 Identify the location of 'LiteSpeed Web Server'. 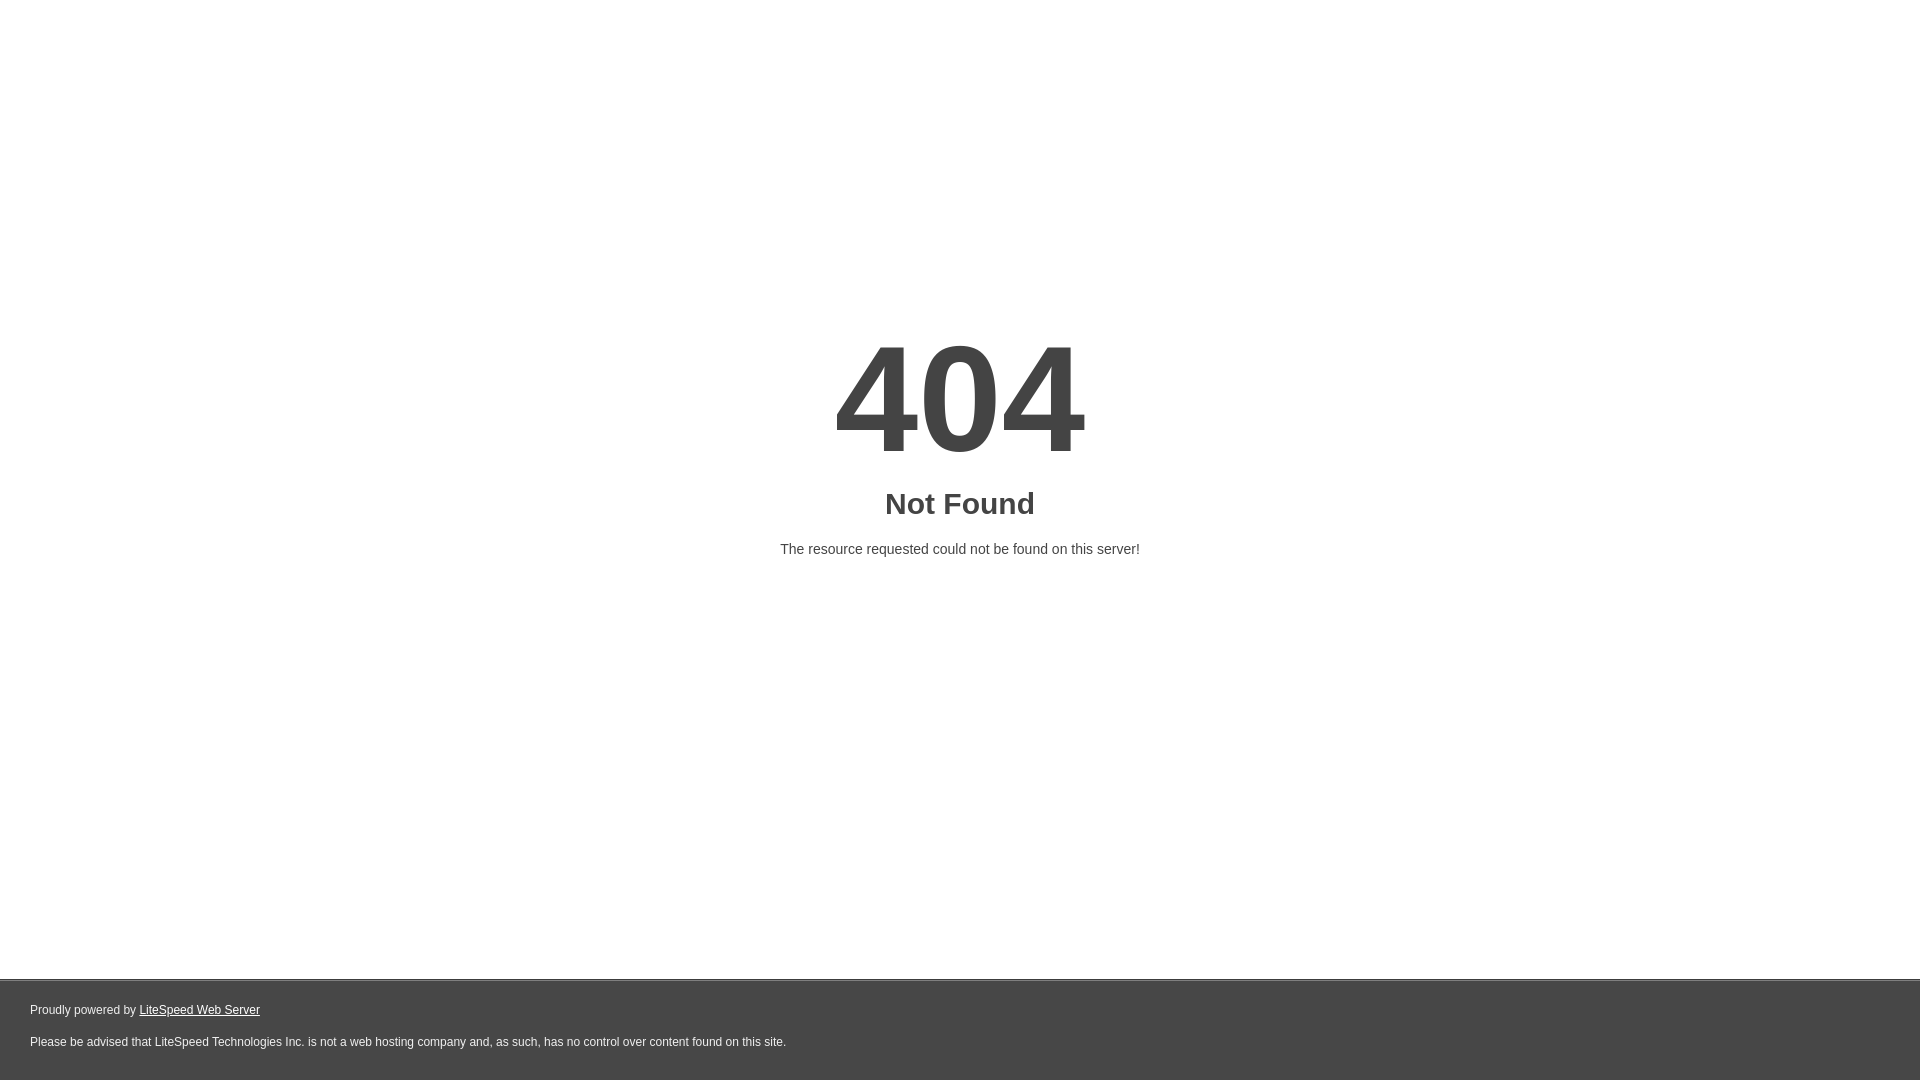
(199, 1010).